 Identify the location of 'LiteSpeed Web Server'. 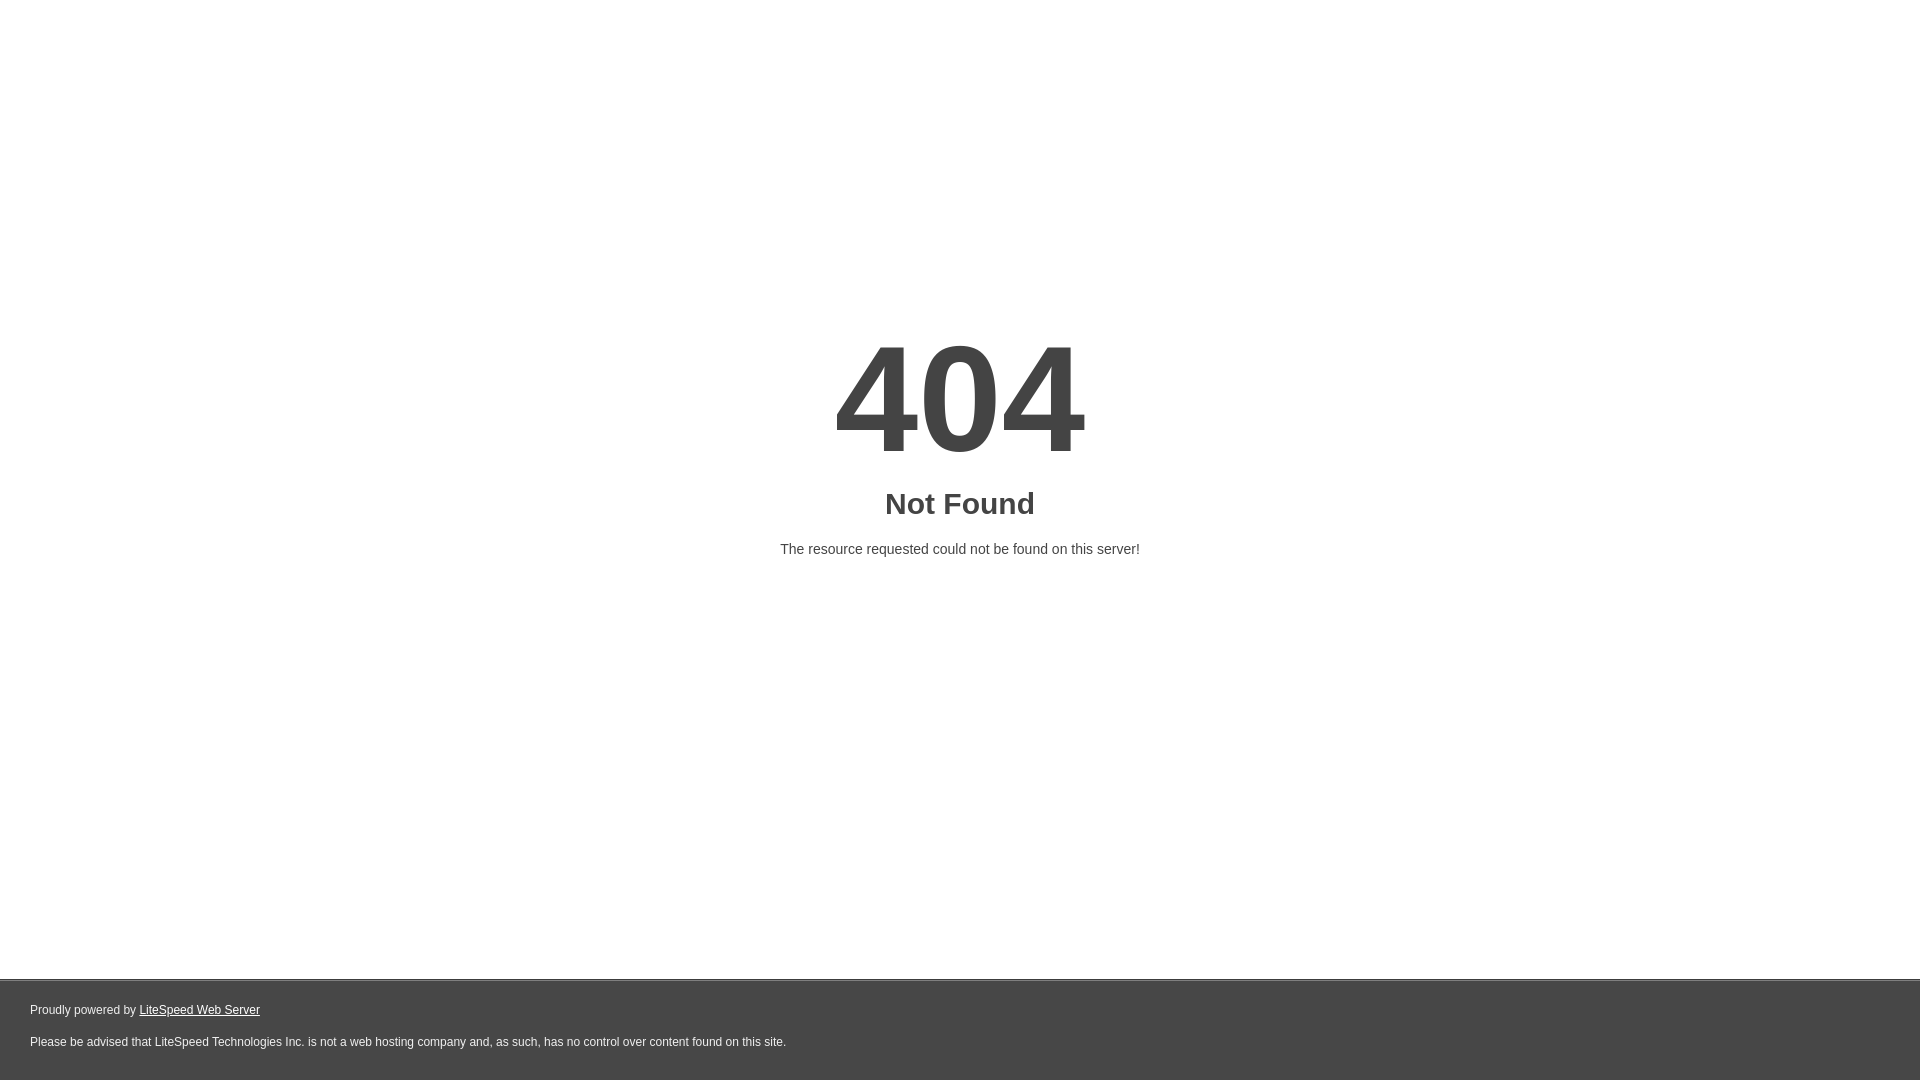
(199, 1010).